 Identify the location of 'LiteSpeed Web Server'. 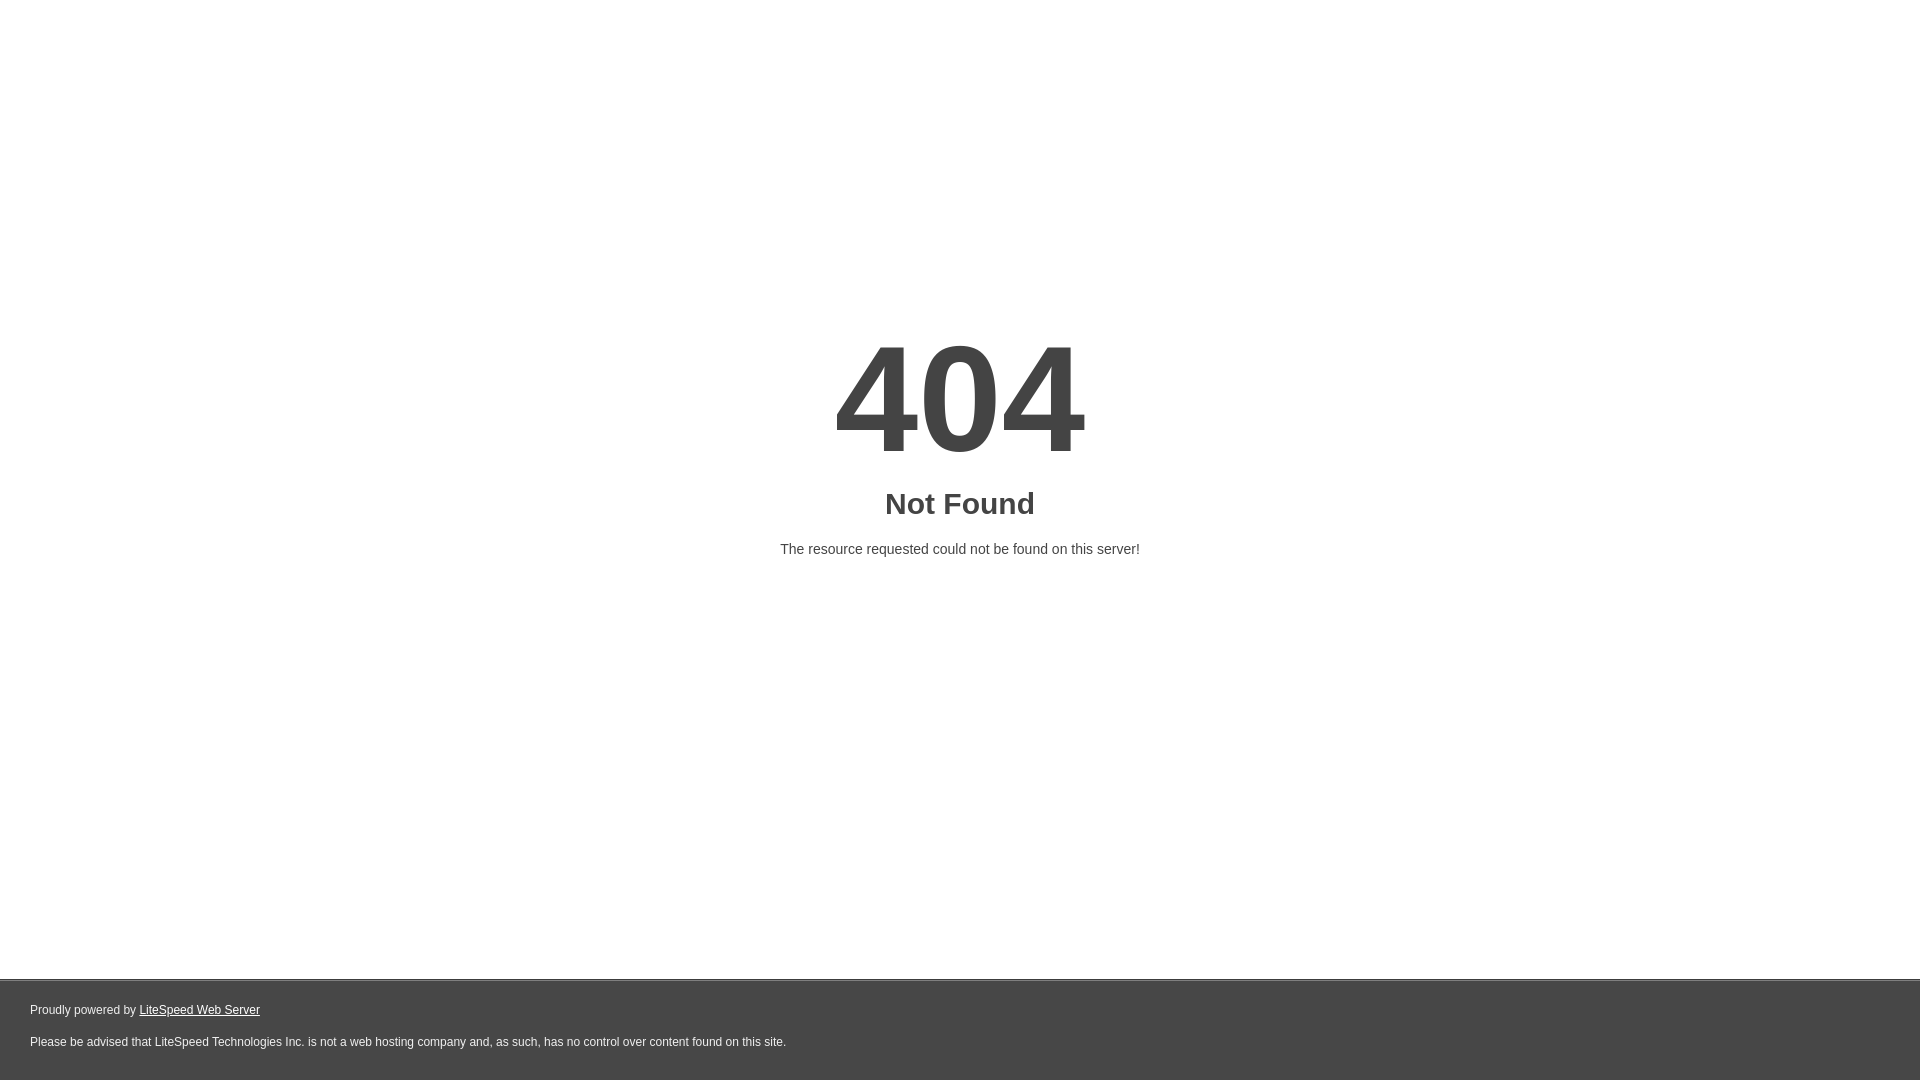
(199, 1010).